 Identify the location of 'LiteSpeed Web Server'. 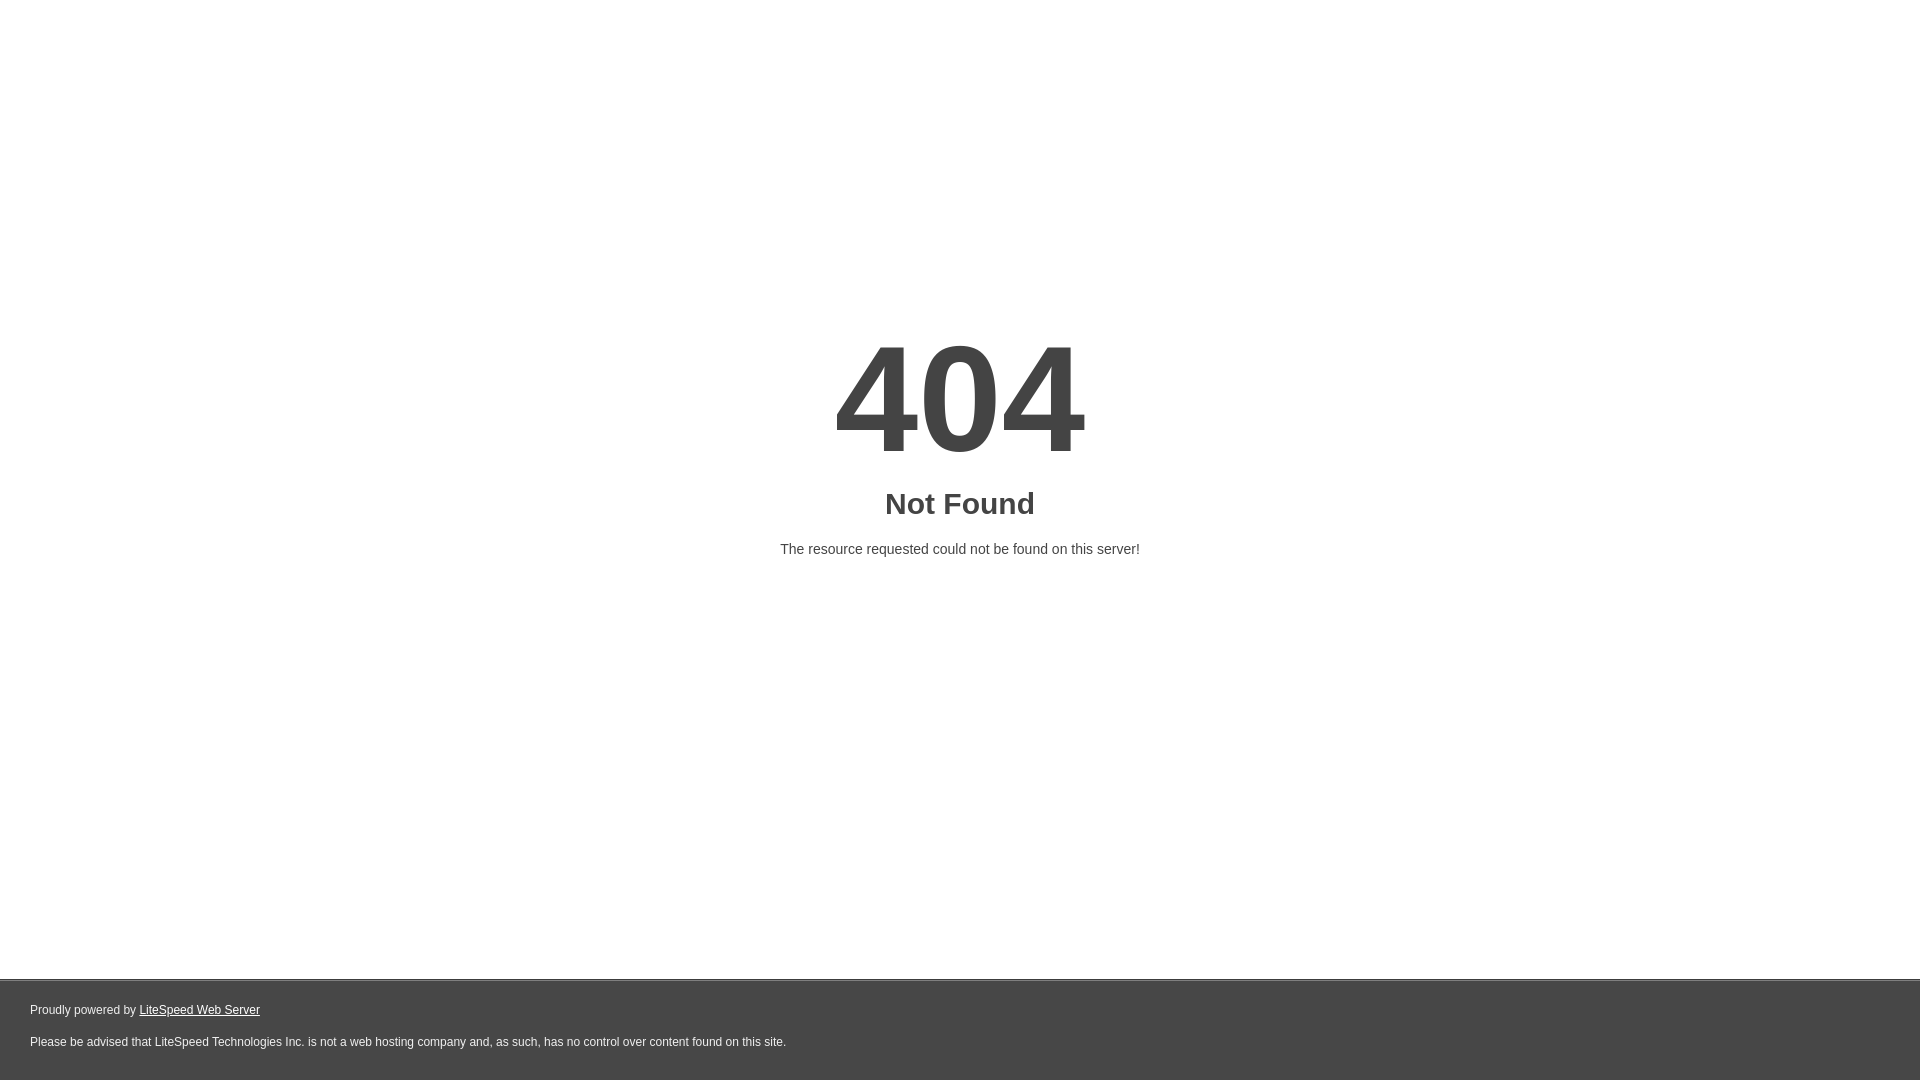
(199, 1010).